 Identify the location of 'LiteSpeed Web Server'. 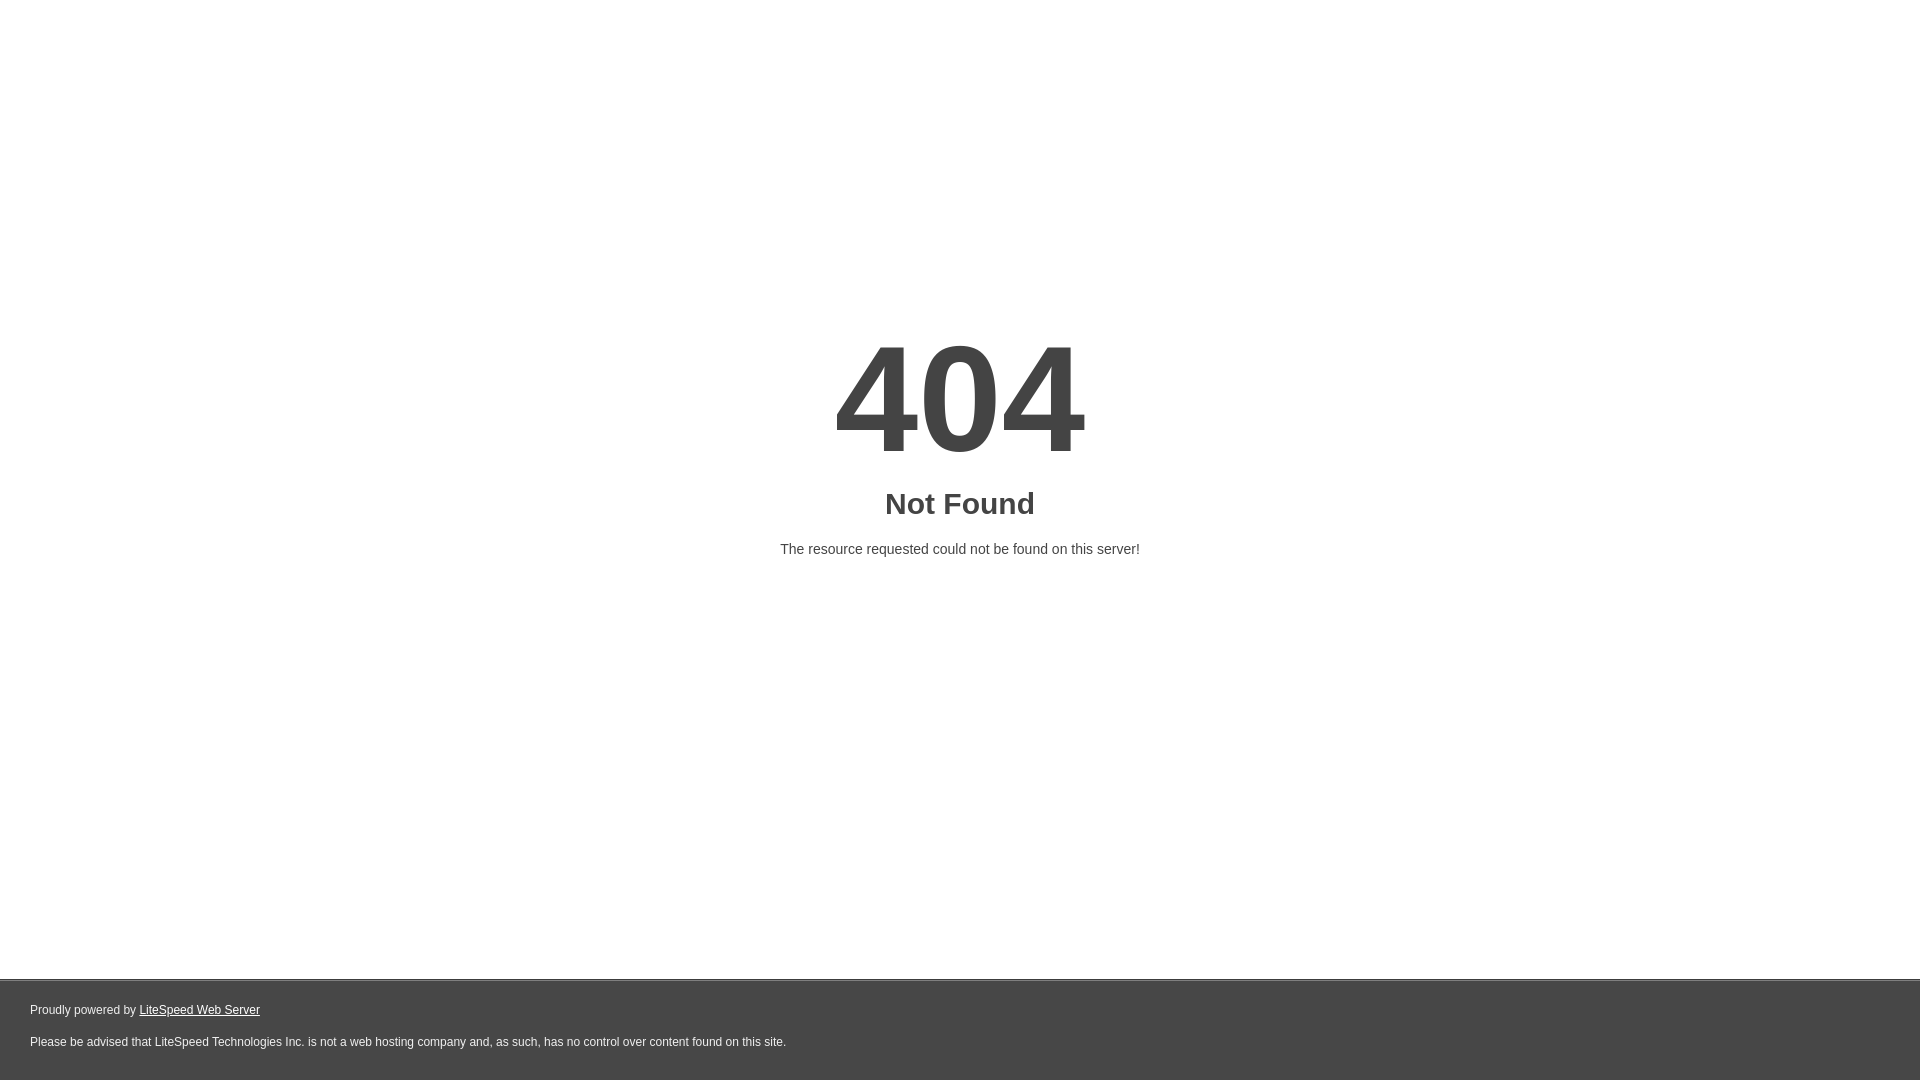
(199, 1010).